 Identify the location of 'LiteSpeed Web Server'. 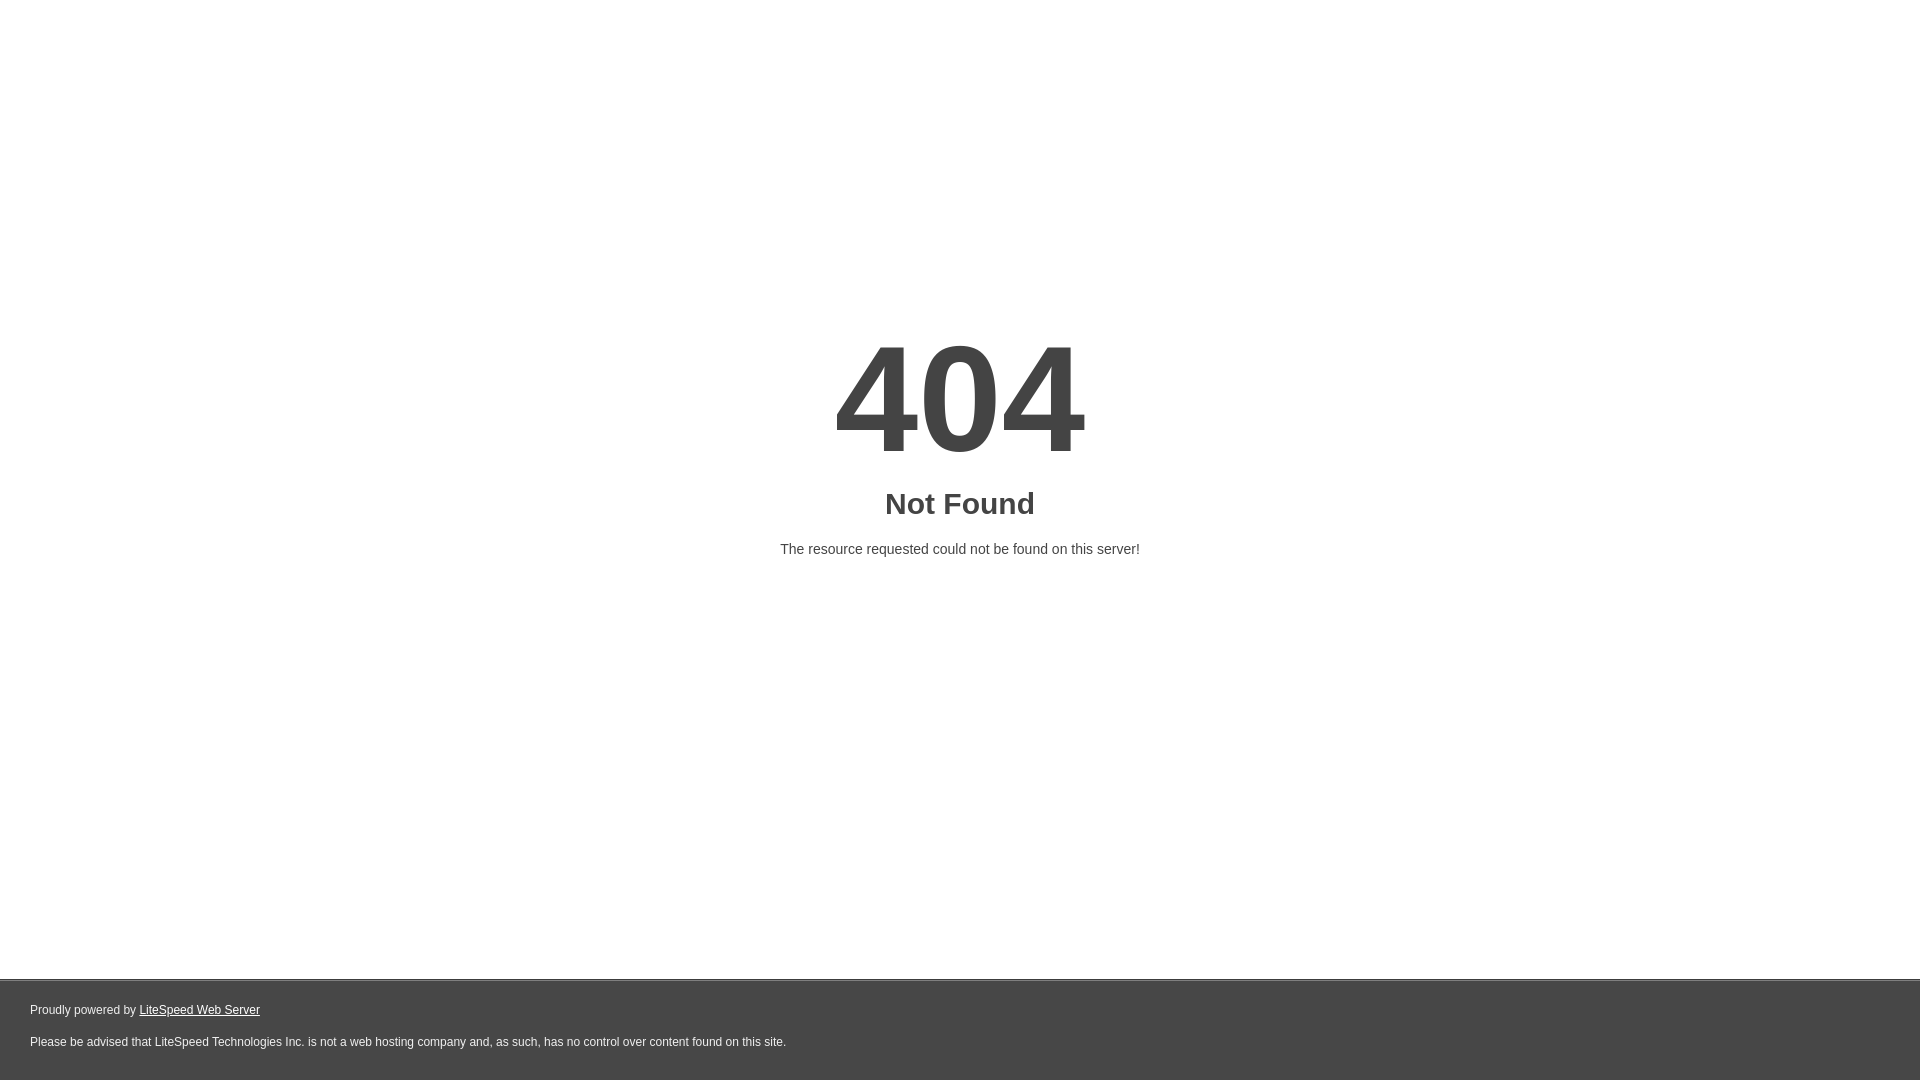
(199, 1010).